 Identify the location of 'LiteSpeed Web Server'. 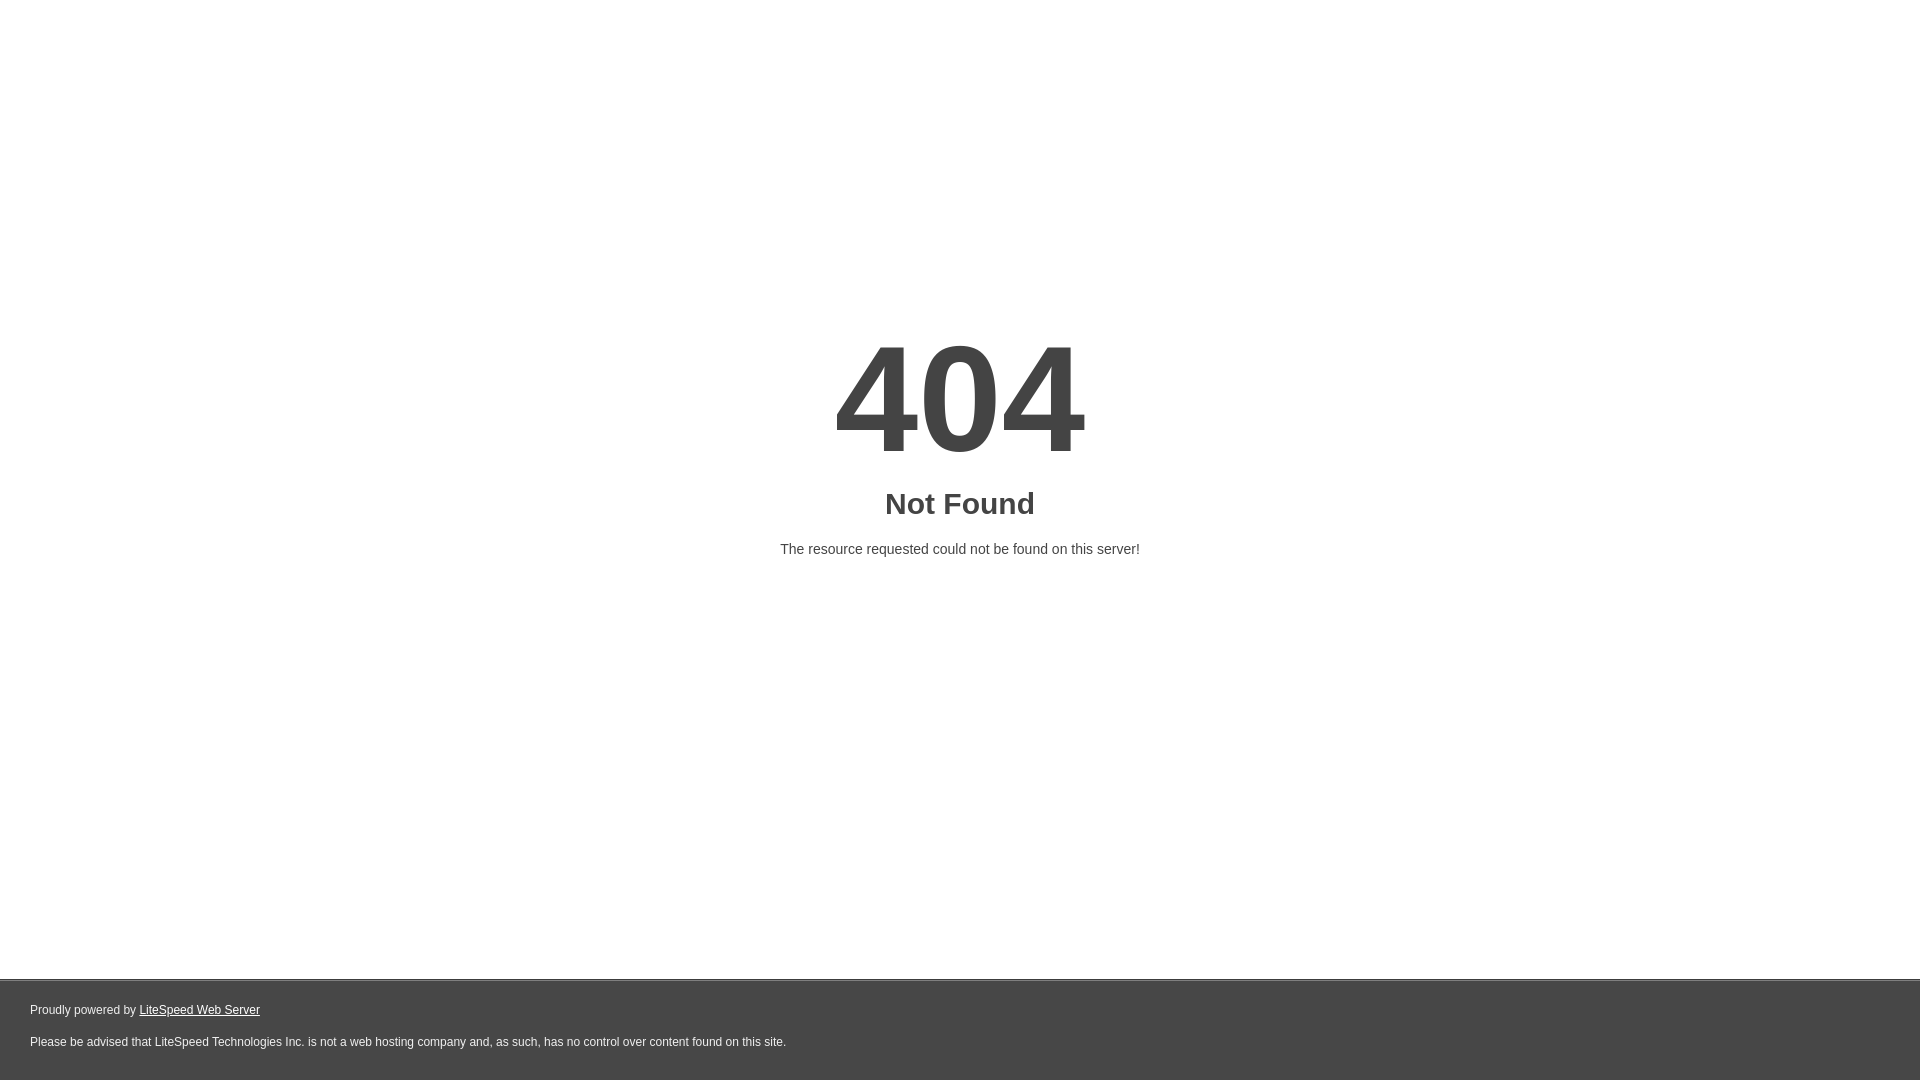
(199, 1010).